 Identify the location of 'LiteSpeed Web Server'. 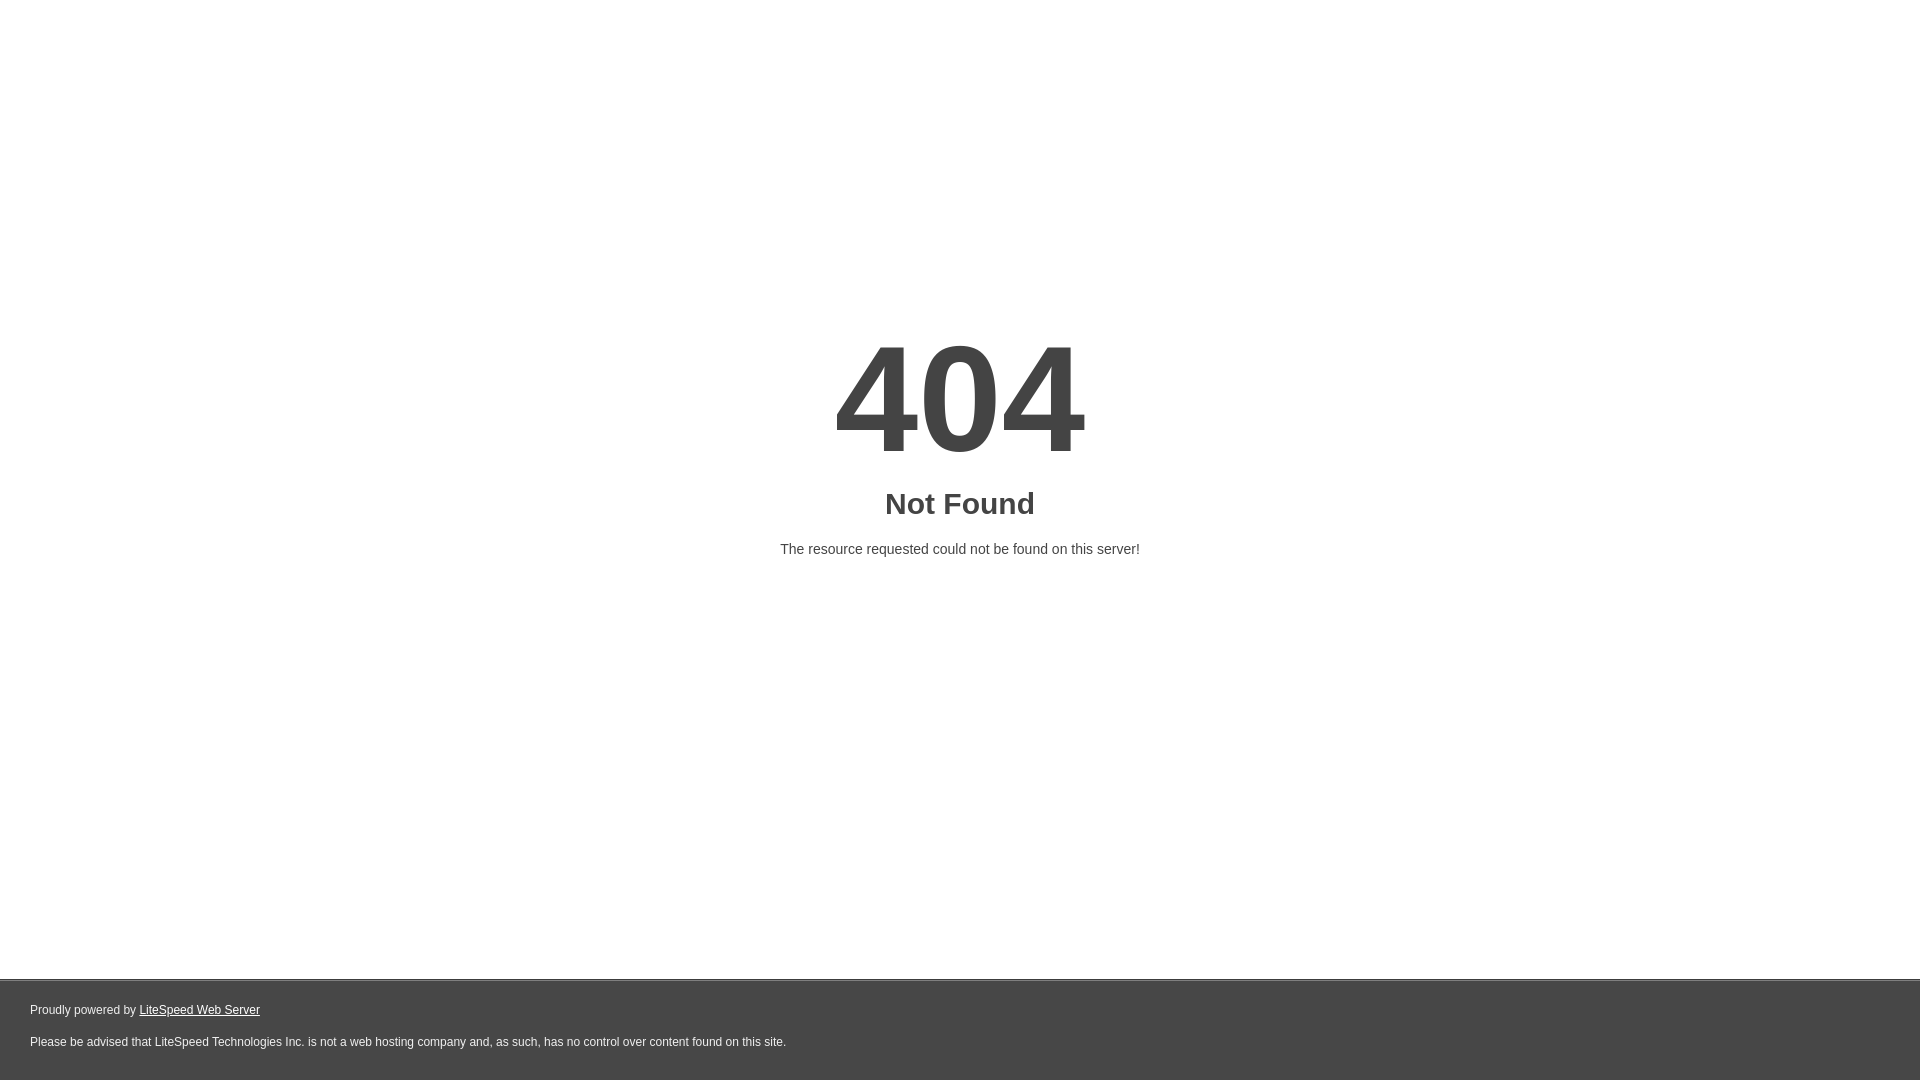
(199, 1010).